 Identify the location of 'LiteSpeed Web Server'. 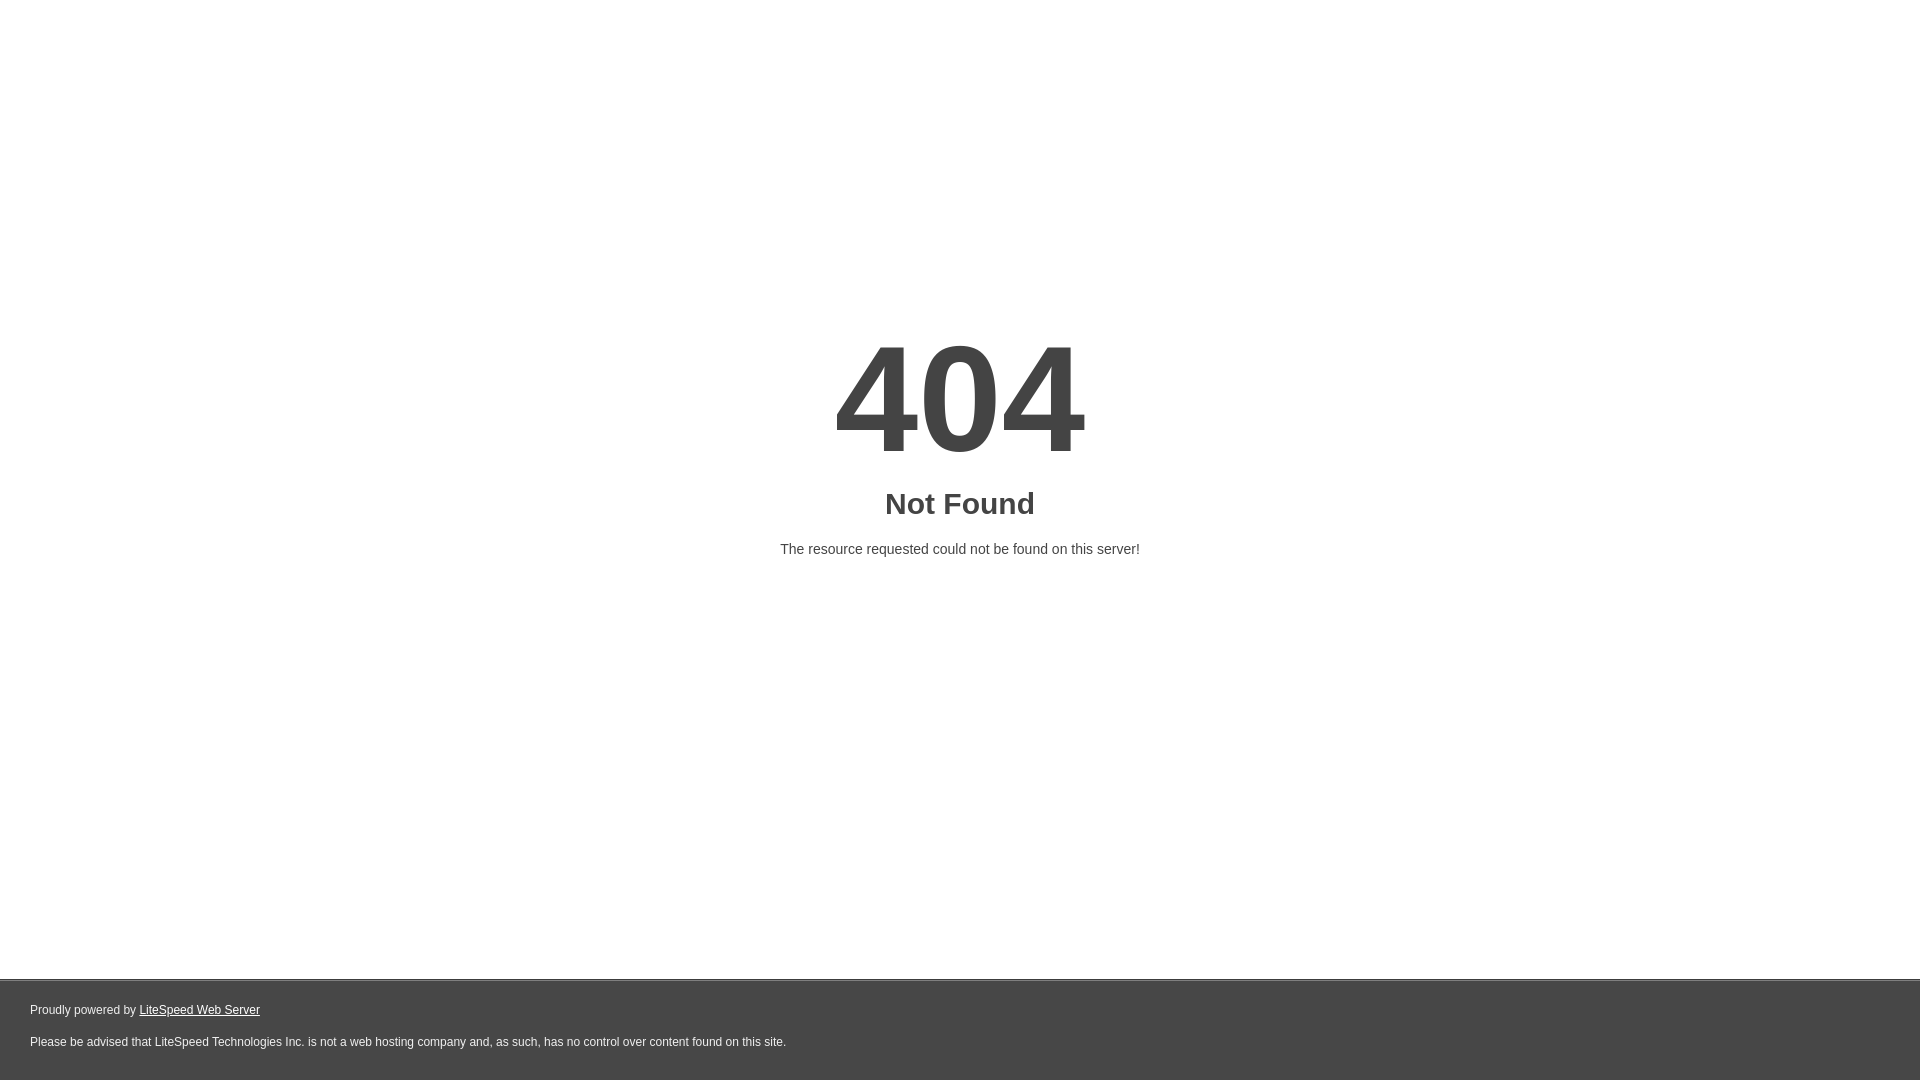
(199, 1010).